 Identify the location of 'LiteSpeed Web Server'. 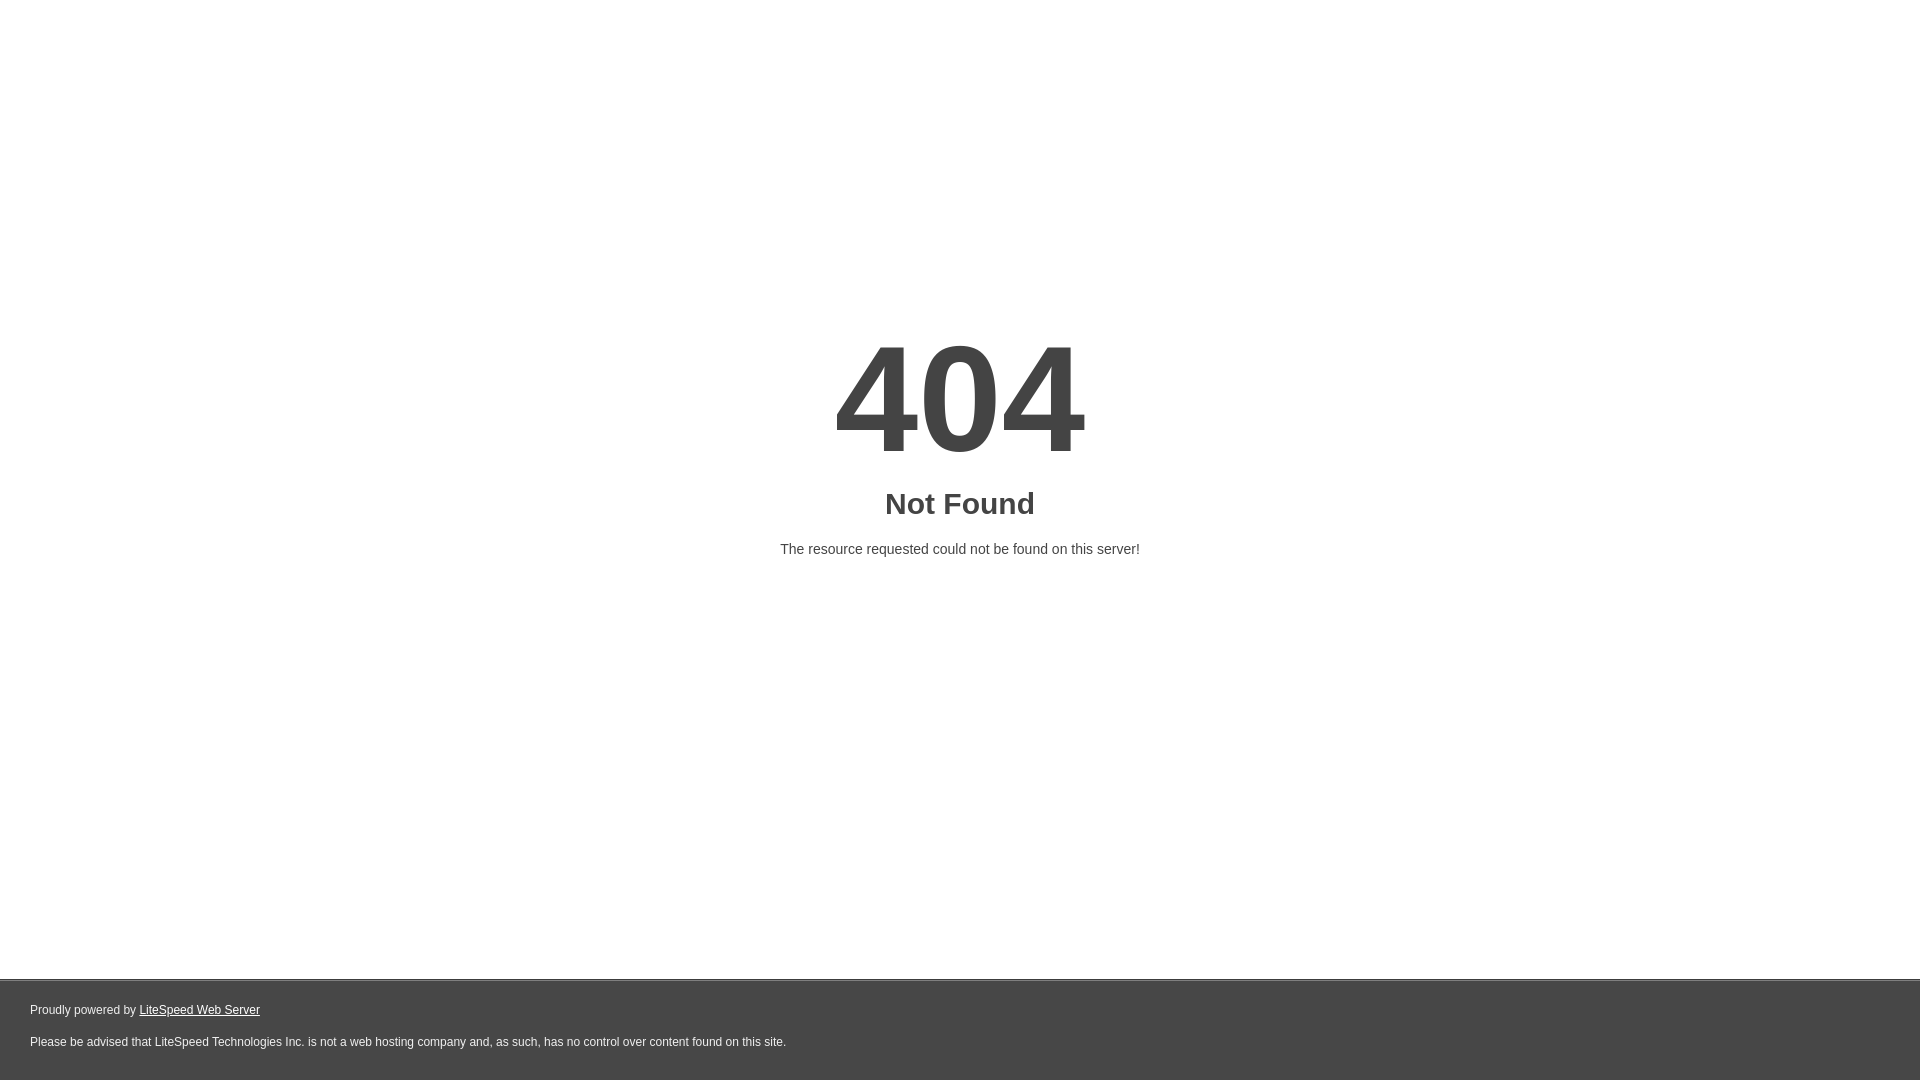
(199, 1010).